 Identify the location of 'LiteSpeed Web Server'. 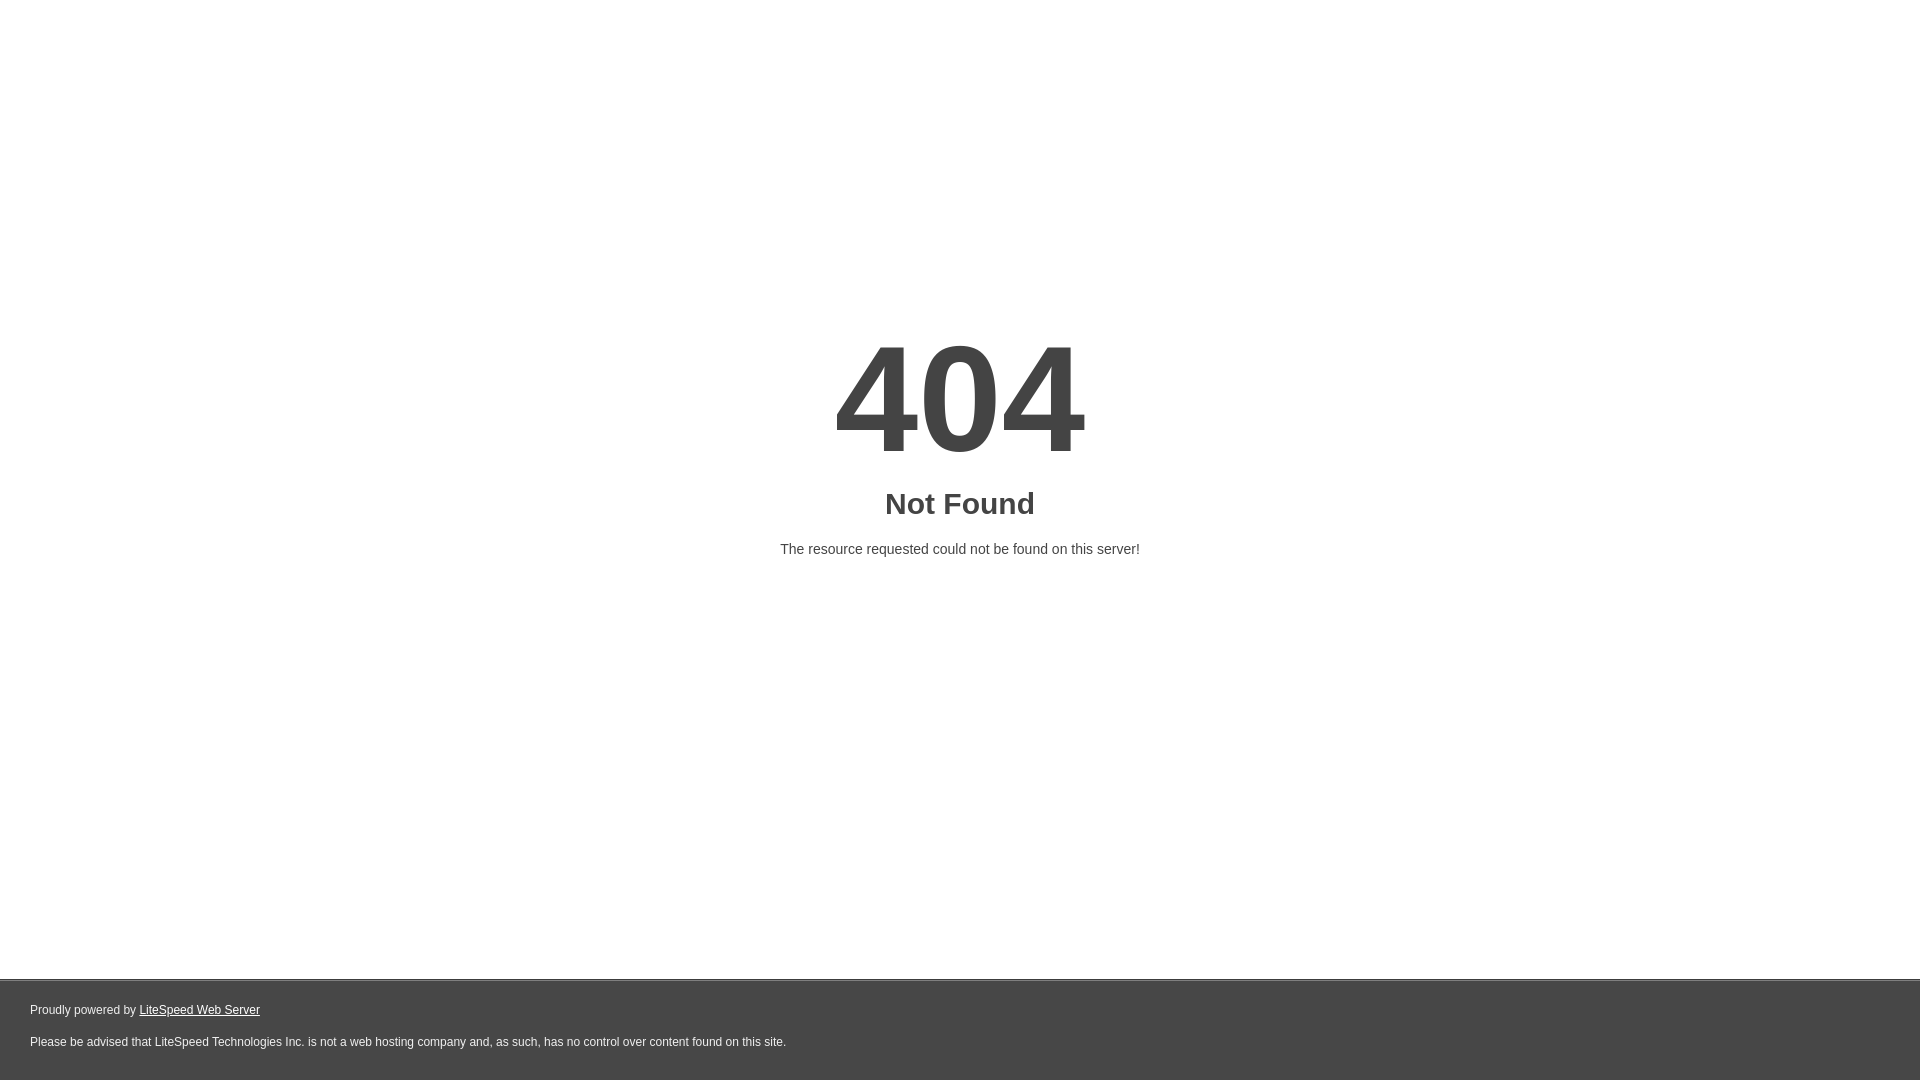
(199, 1010).